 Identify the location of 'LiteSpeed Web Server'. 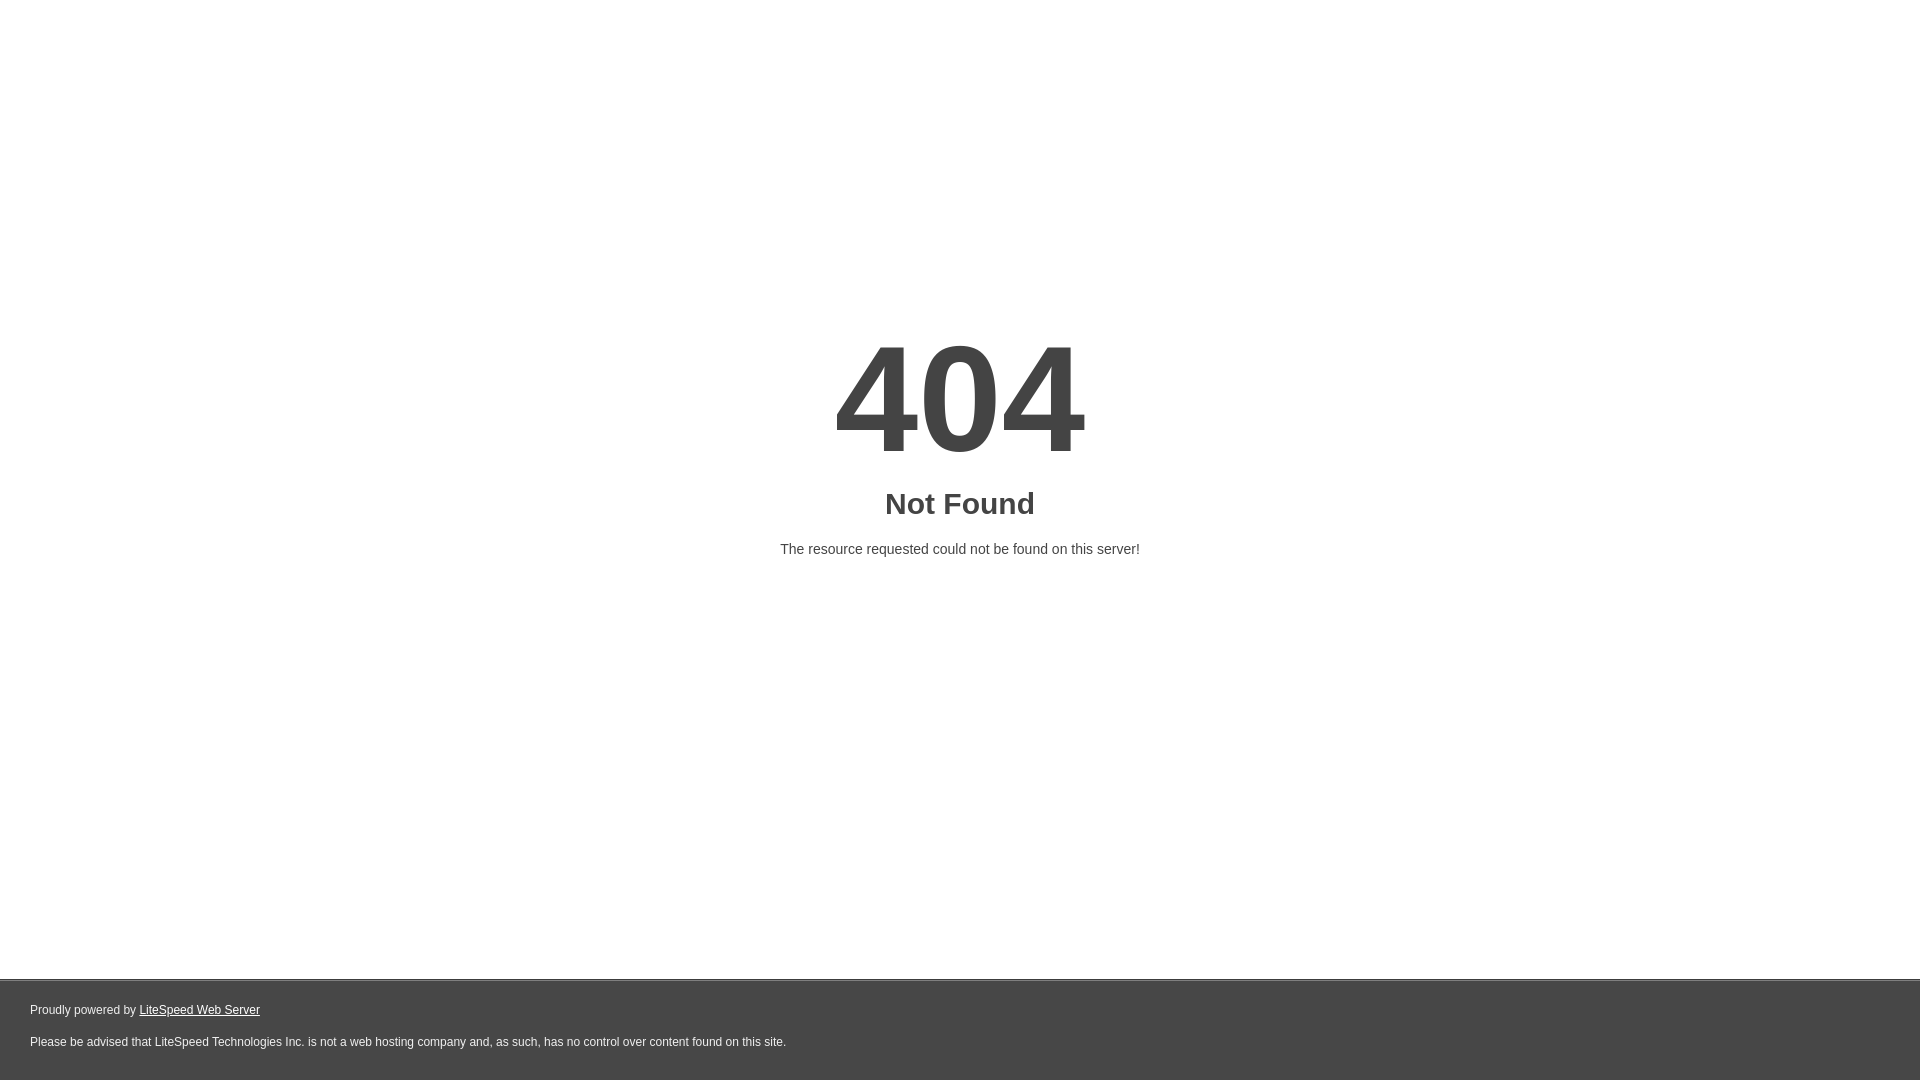
(199, 1010).